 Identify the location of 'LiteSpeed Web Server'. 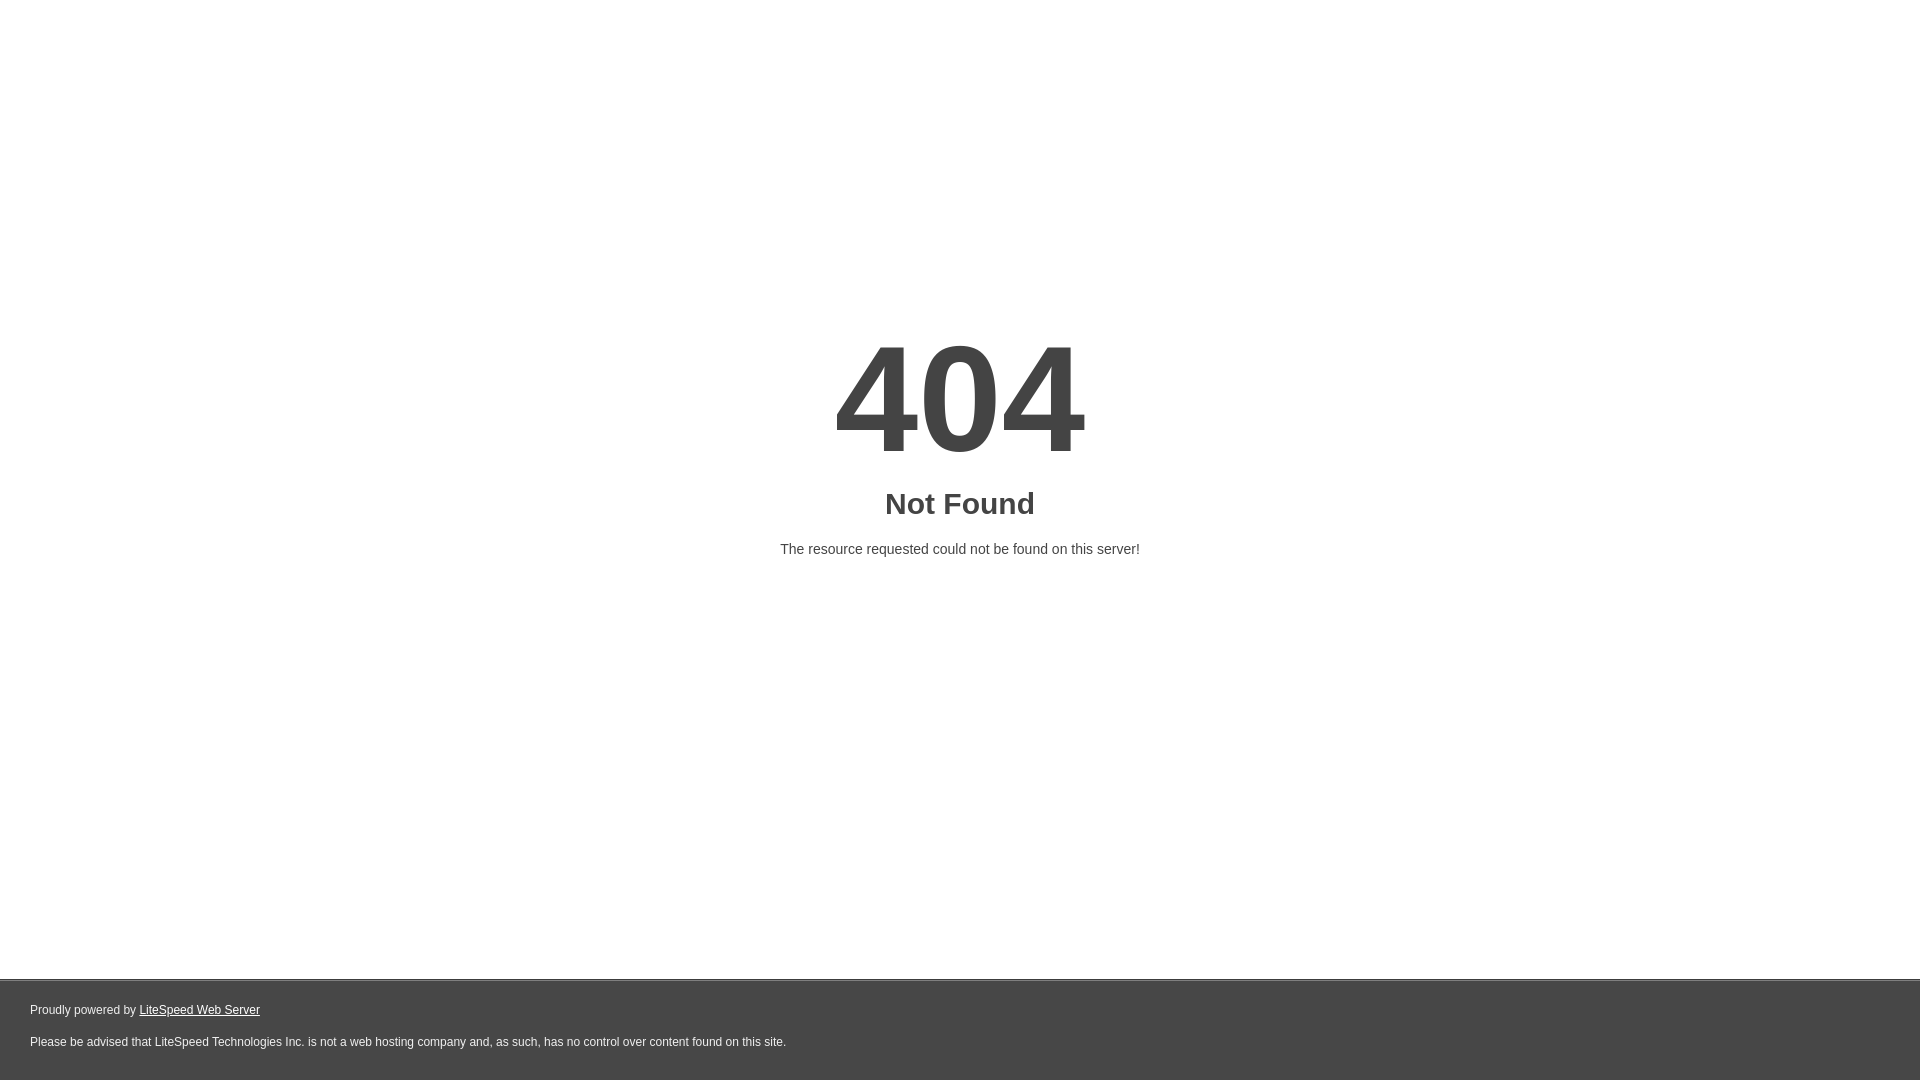
(199, 1010).